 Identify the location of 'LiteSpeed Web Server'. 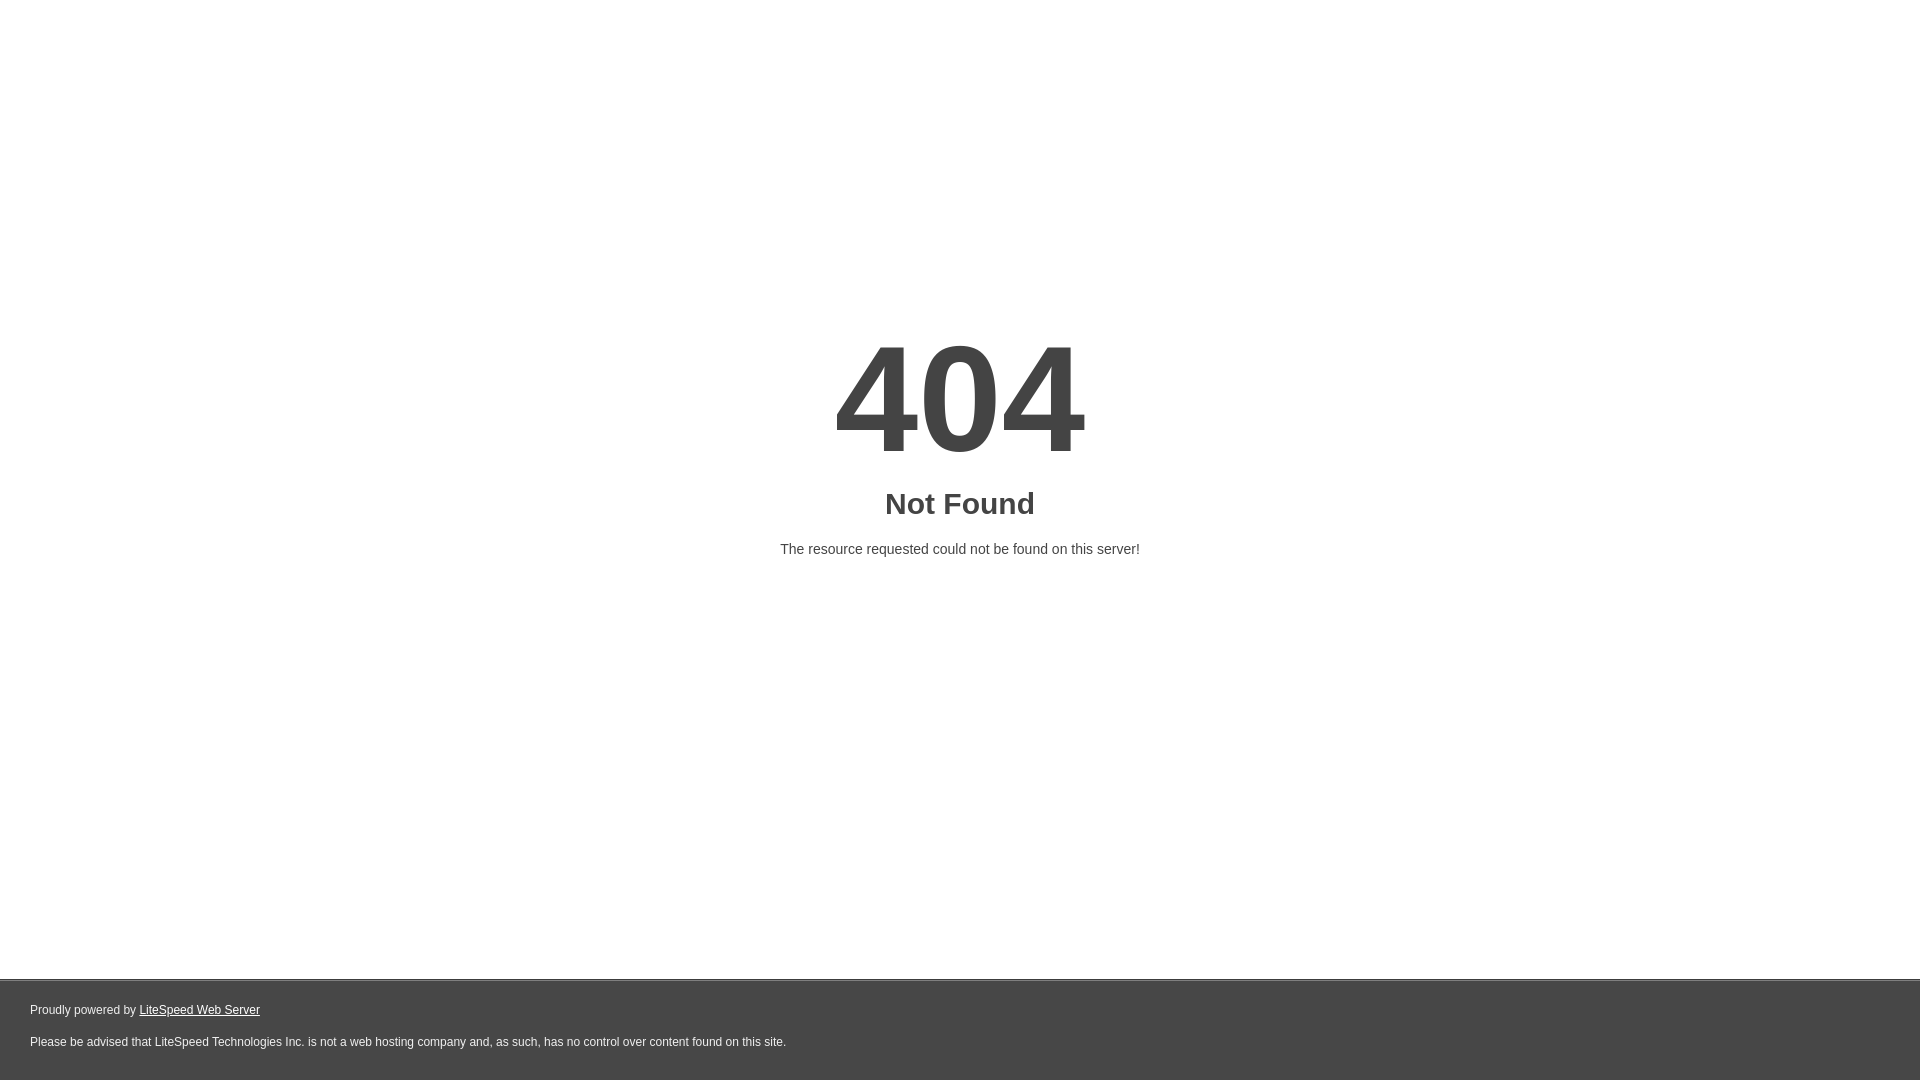
(199, 1010).